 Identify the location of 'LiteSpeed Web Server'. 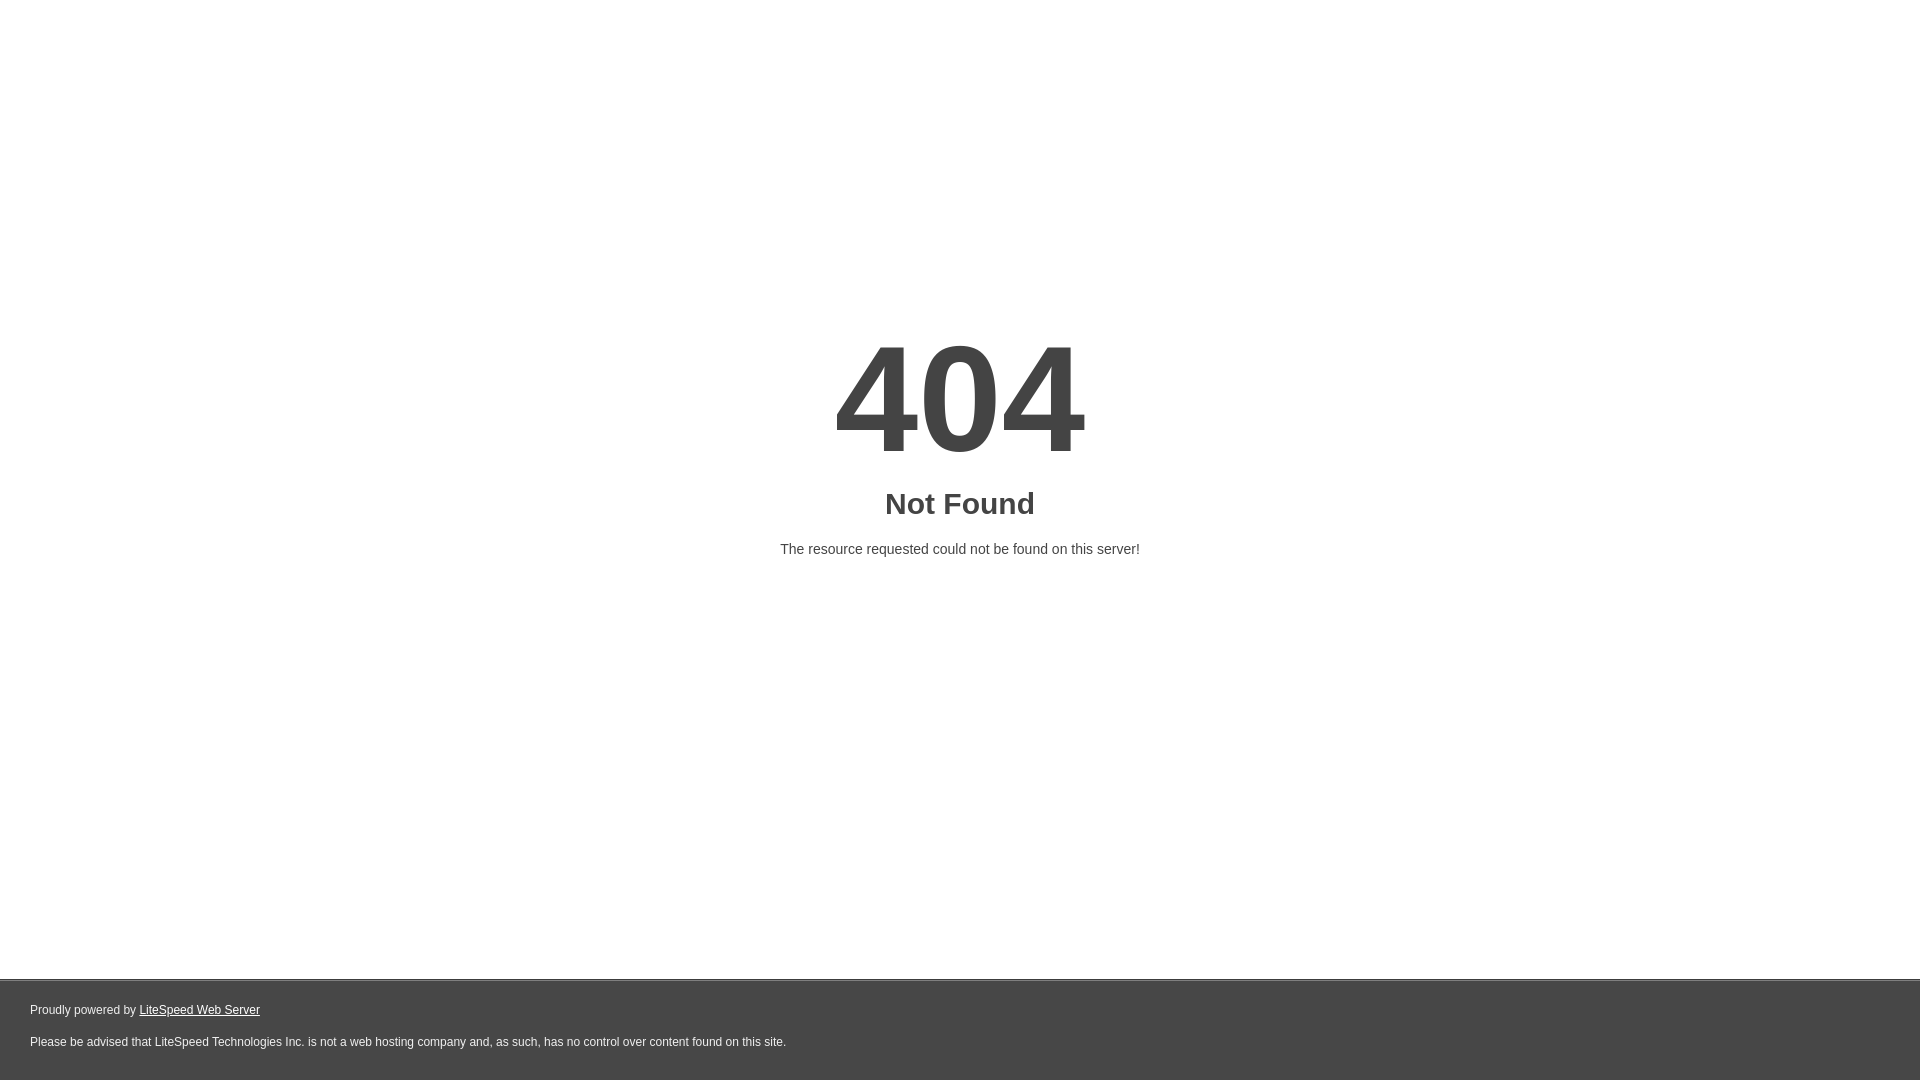
(199, 1010).